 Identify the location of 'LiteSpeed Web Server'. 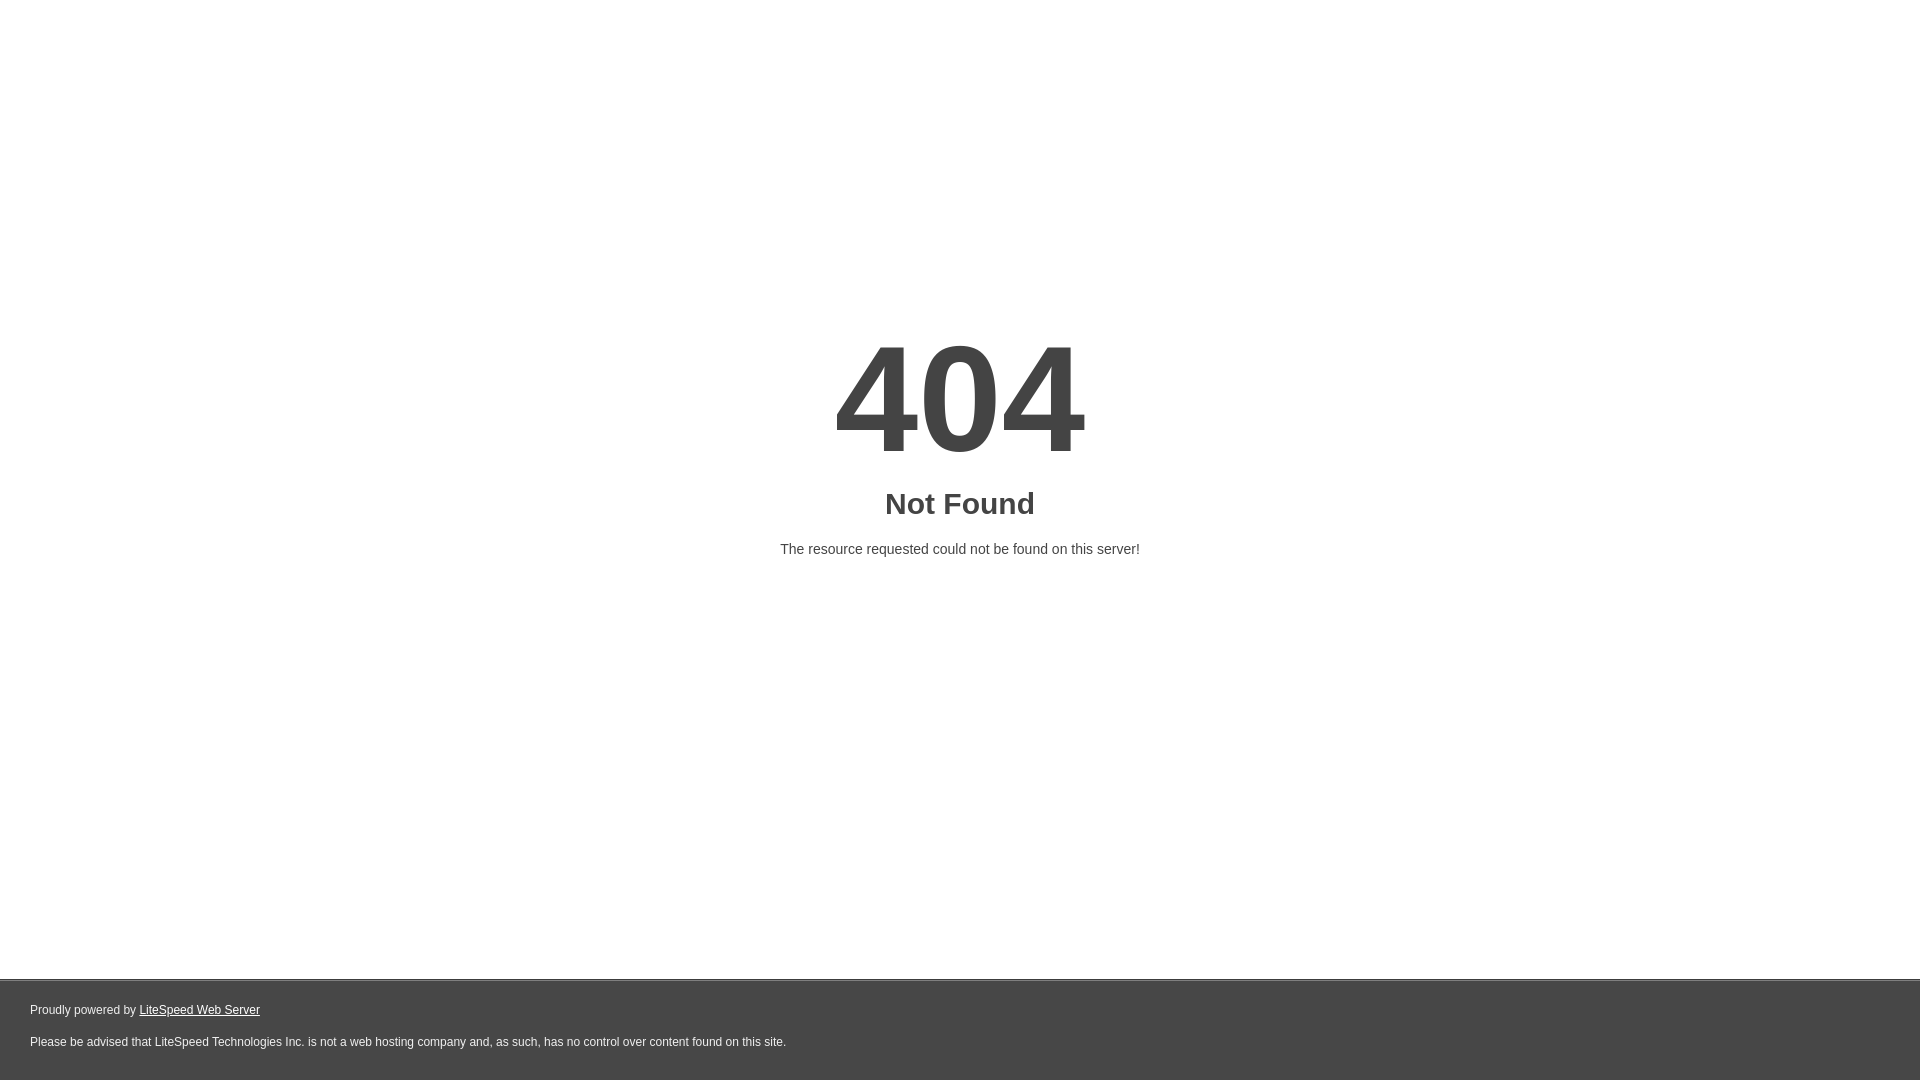
(199, 1010).